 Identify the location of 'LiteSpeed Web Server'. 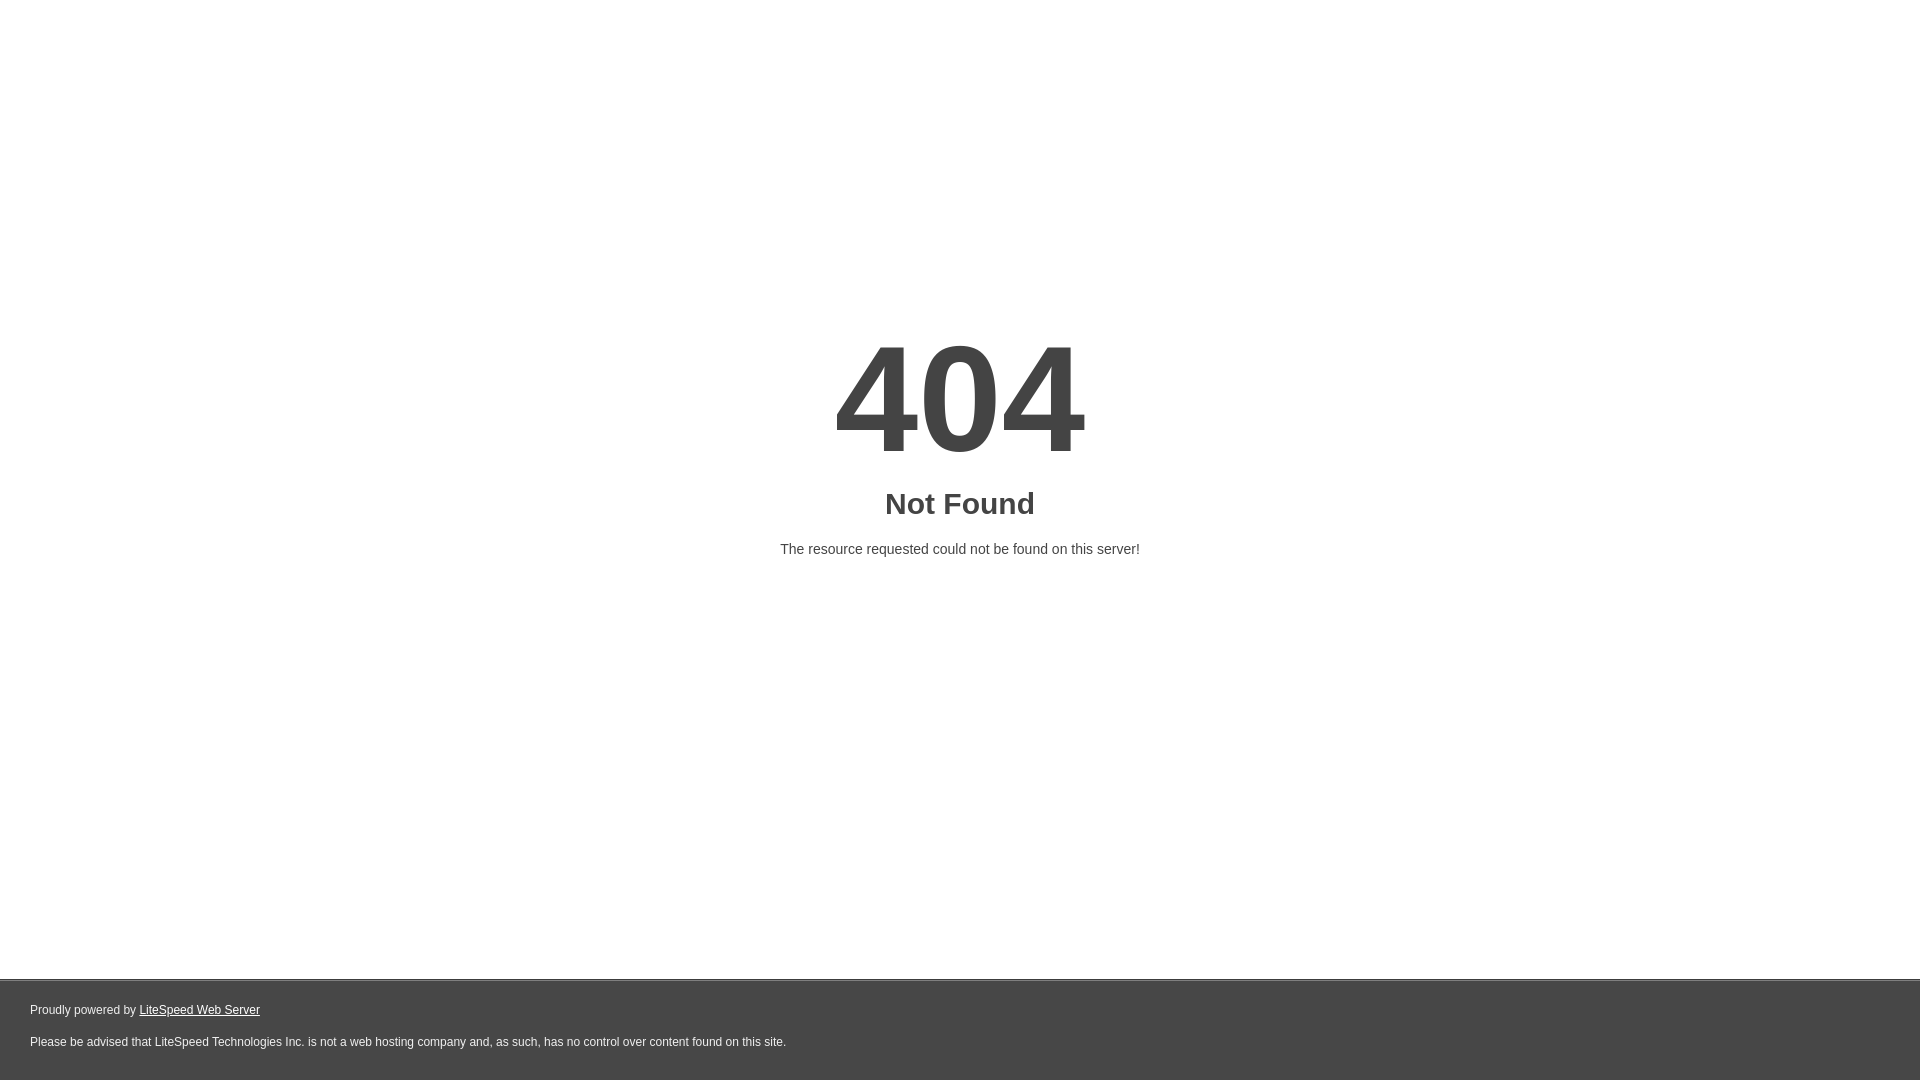
(199, 1010).